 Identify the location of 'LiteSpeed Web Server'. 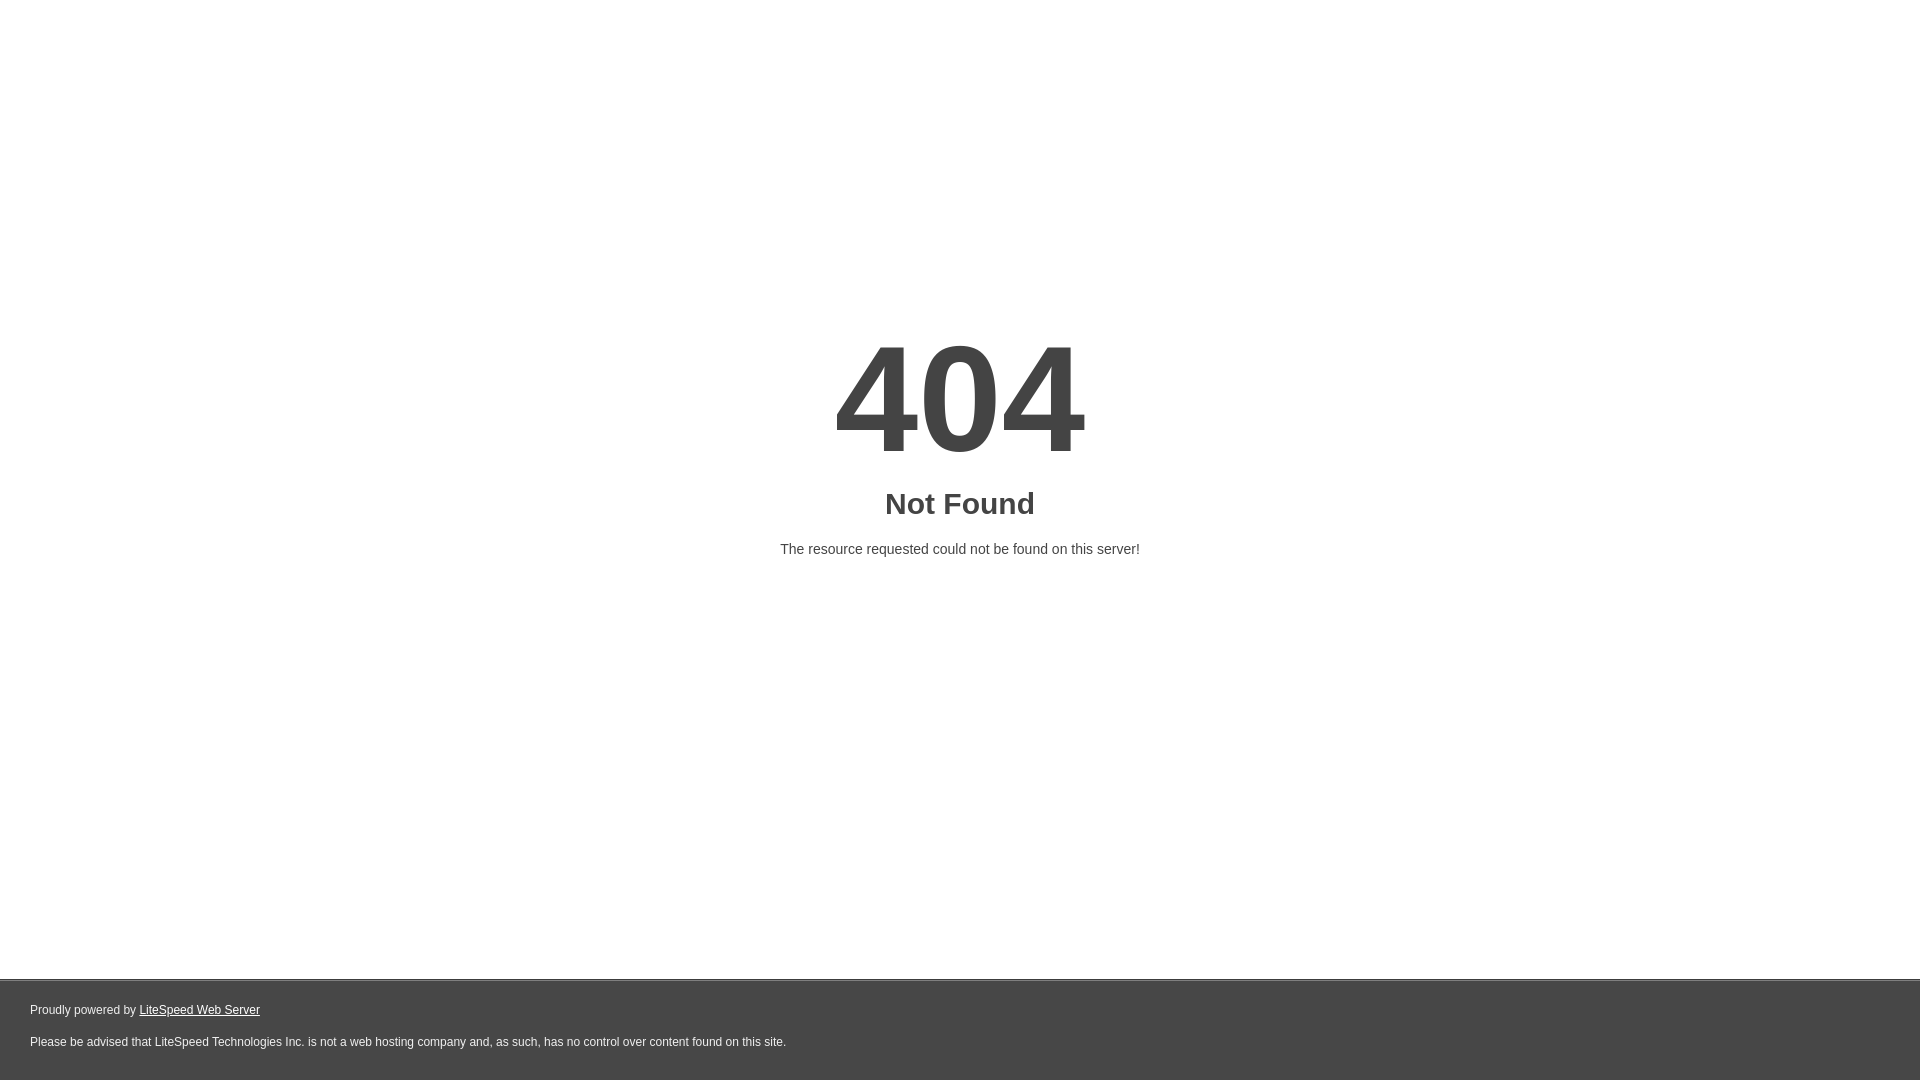
(199, 1010).